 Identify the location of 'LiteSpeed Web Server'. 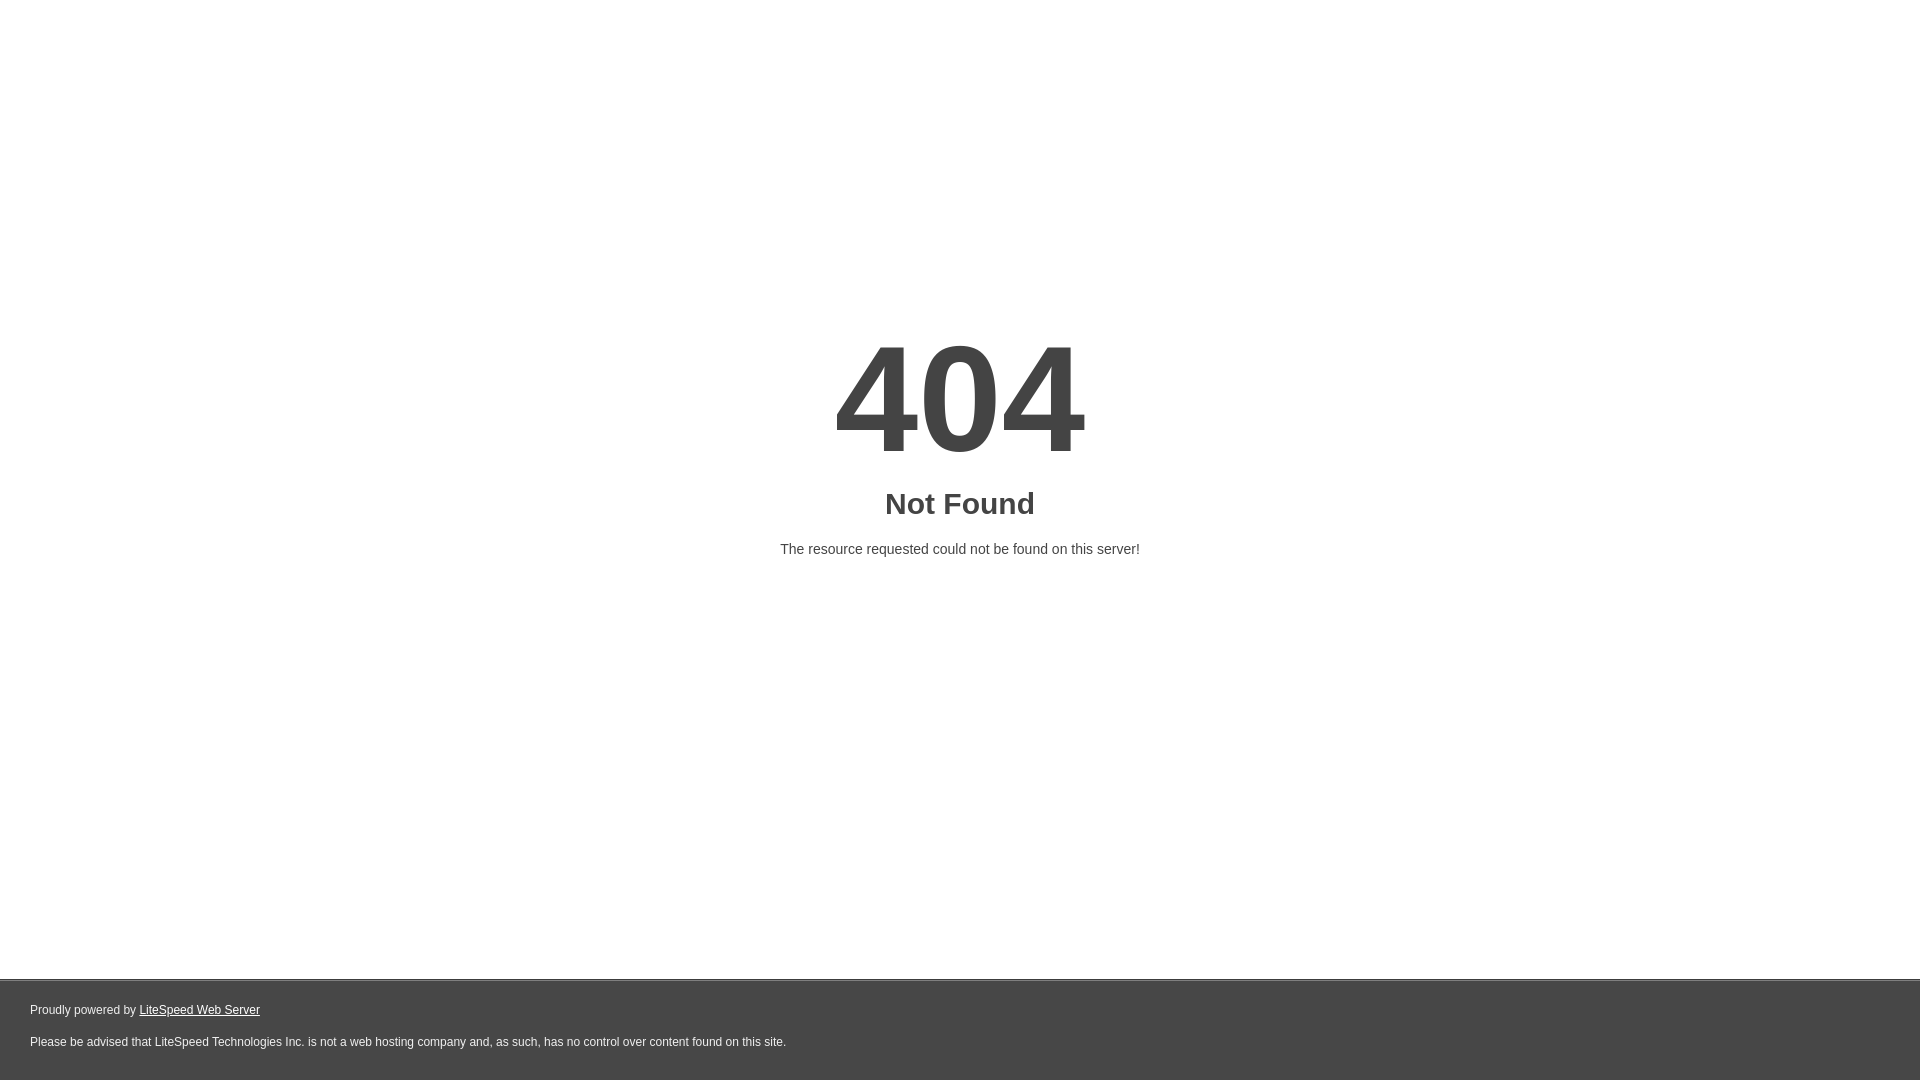
(199, 1010).